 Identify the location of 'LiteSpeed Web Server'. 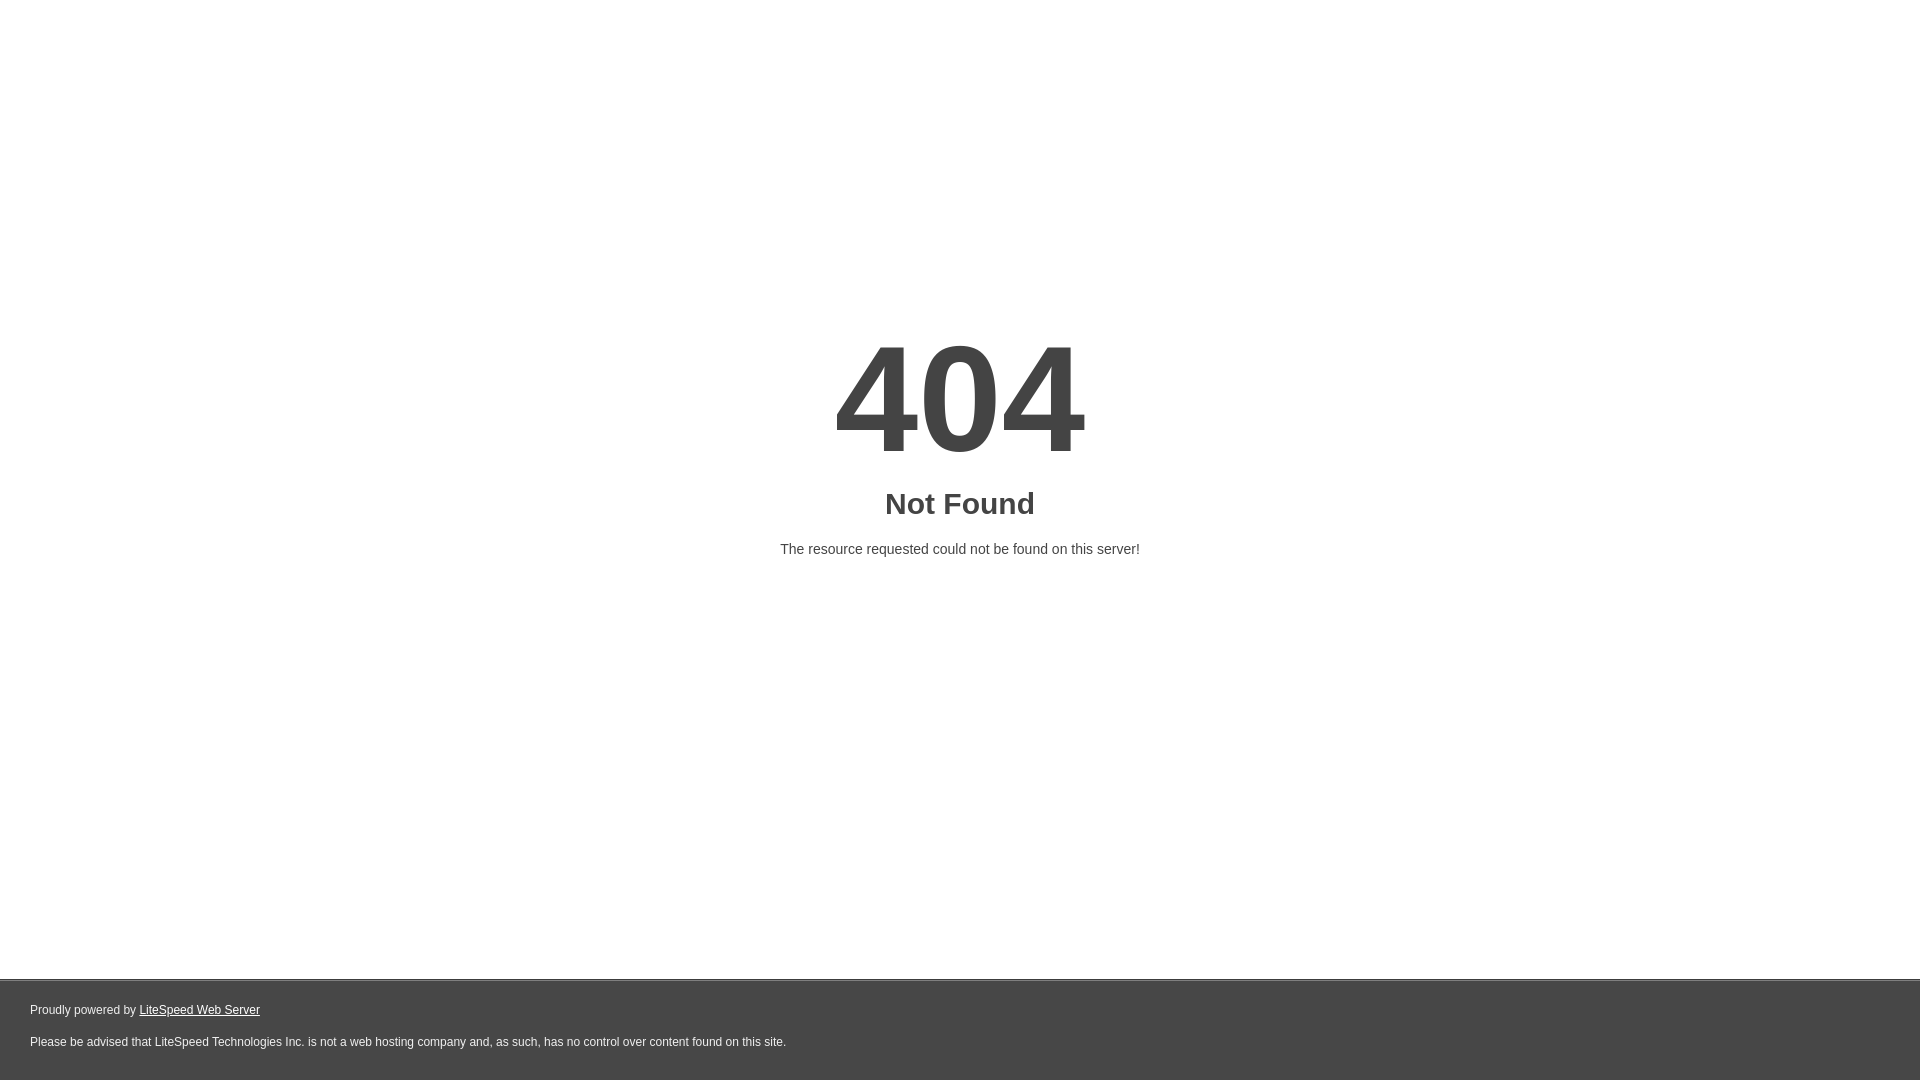
(199, 1010).